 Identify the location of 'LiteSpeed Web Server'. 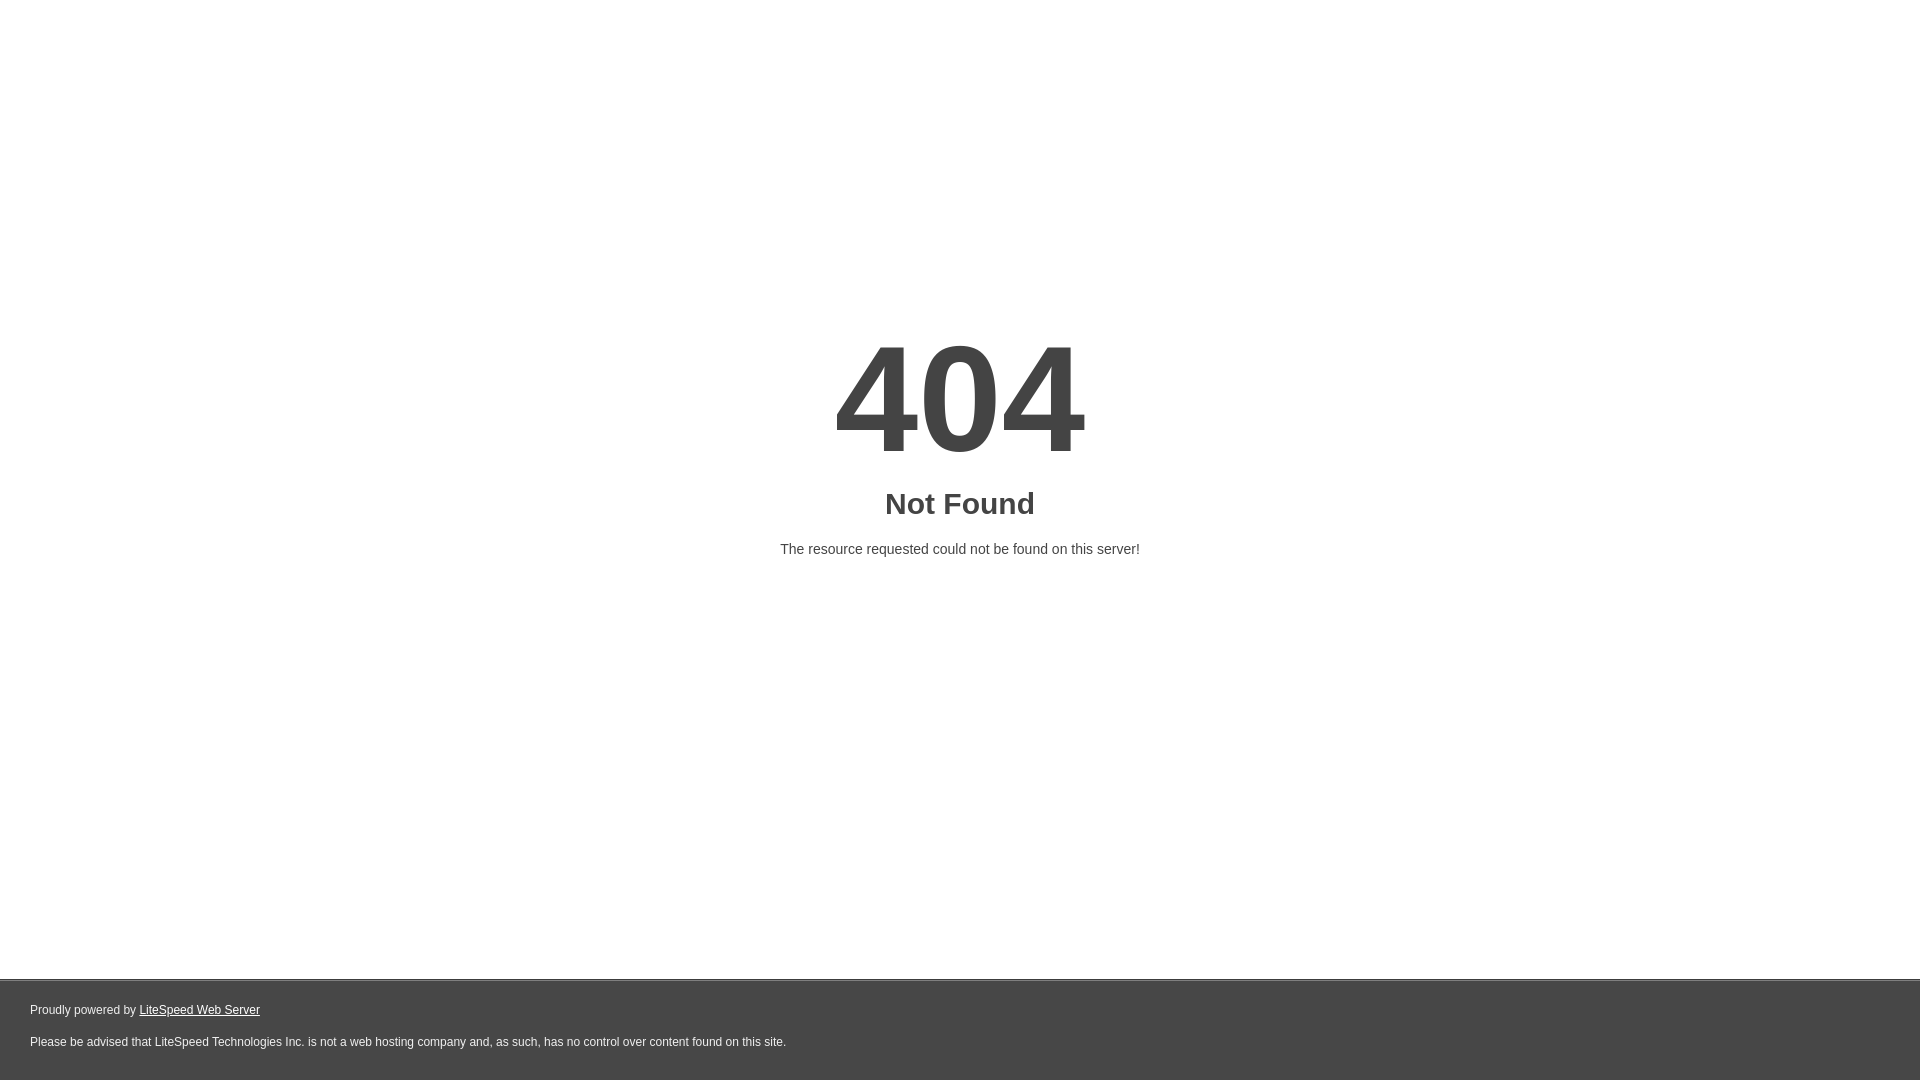
(199, 1010).